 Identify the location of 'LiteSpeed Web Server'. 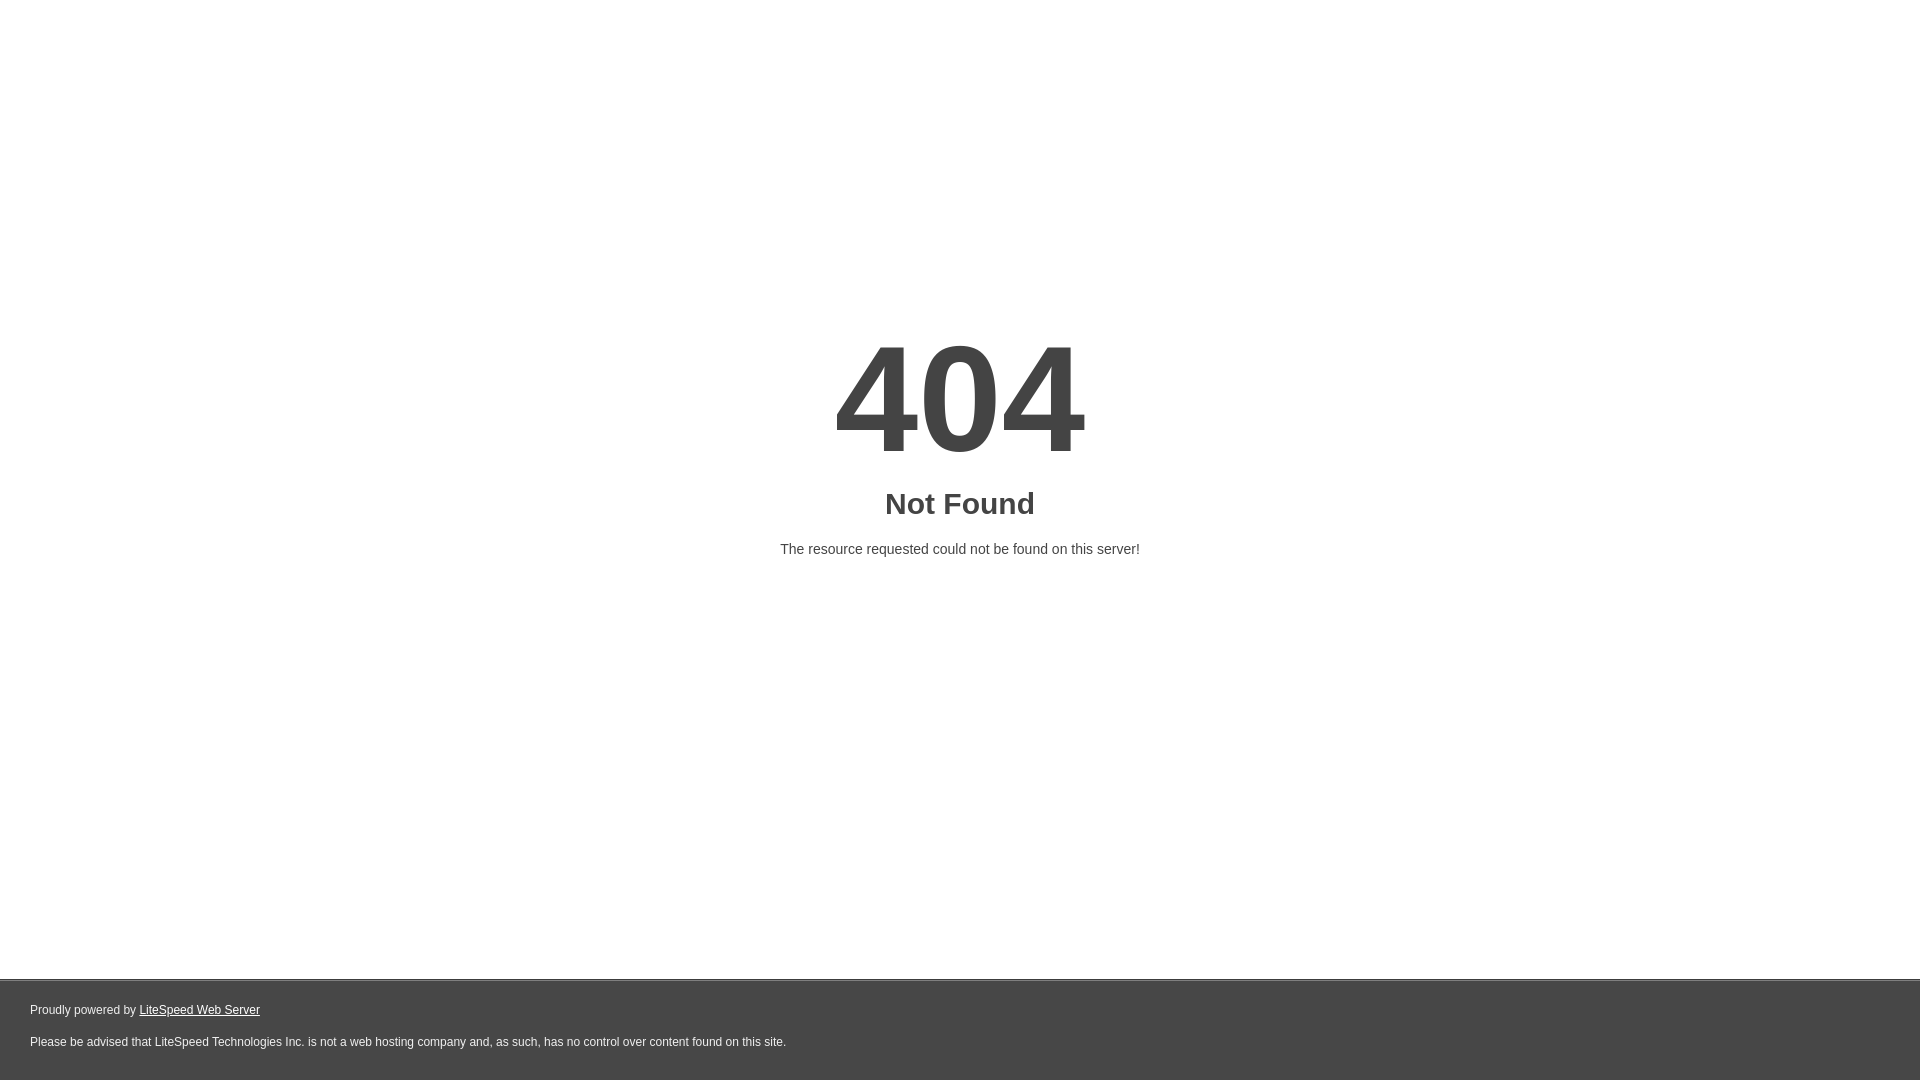
(199, 1010).